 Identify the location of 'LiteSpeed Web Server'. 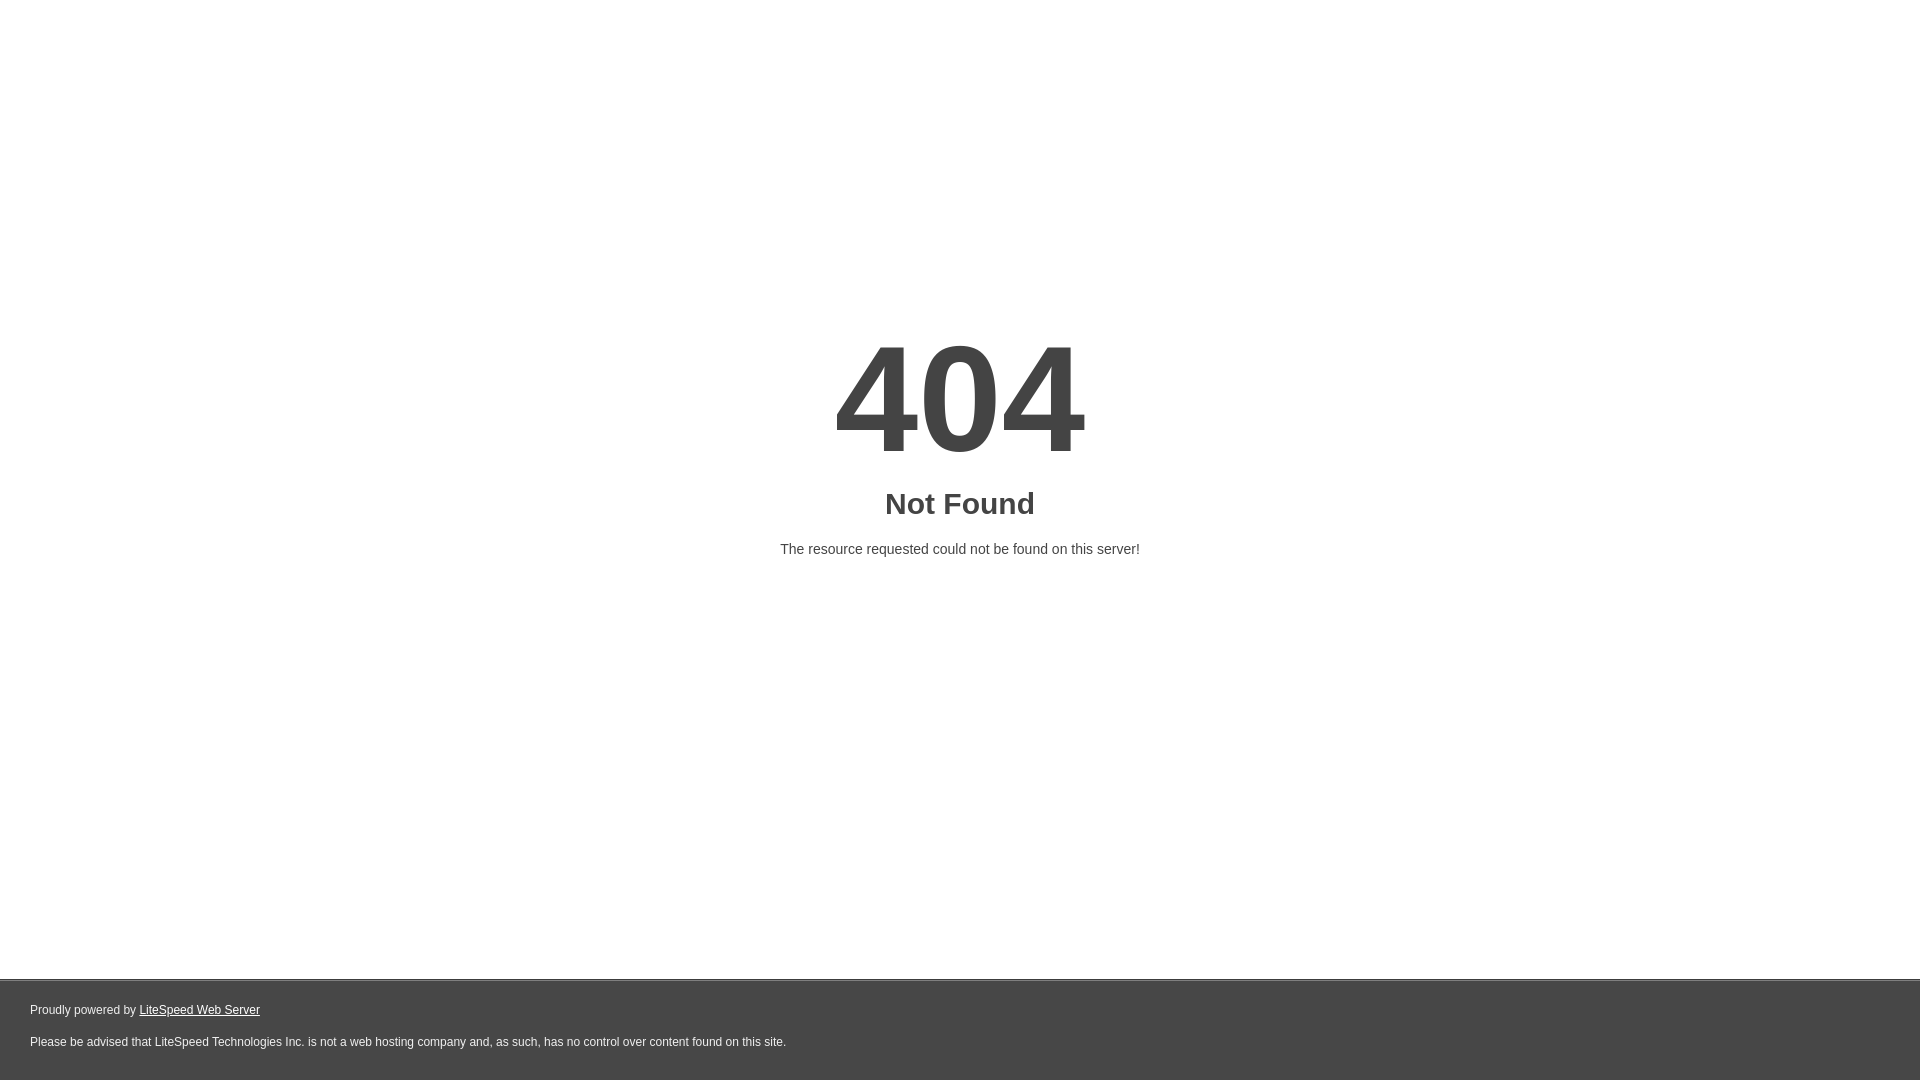
(199, 1010).